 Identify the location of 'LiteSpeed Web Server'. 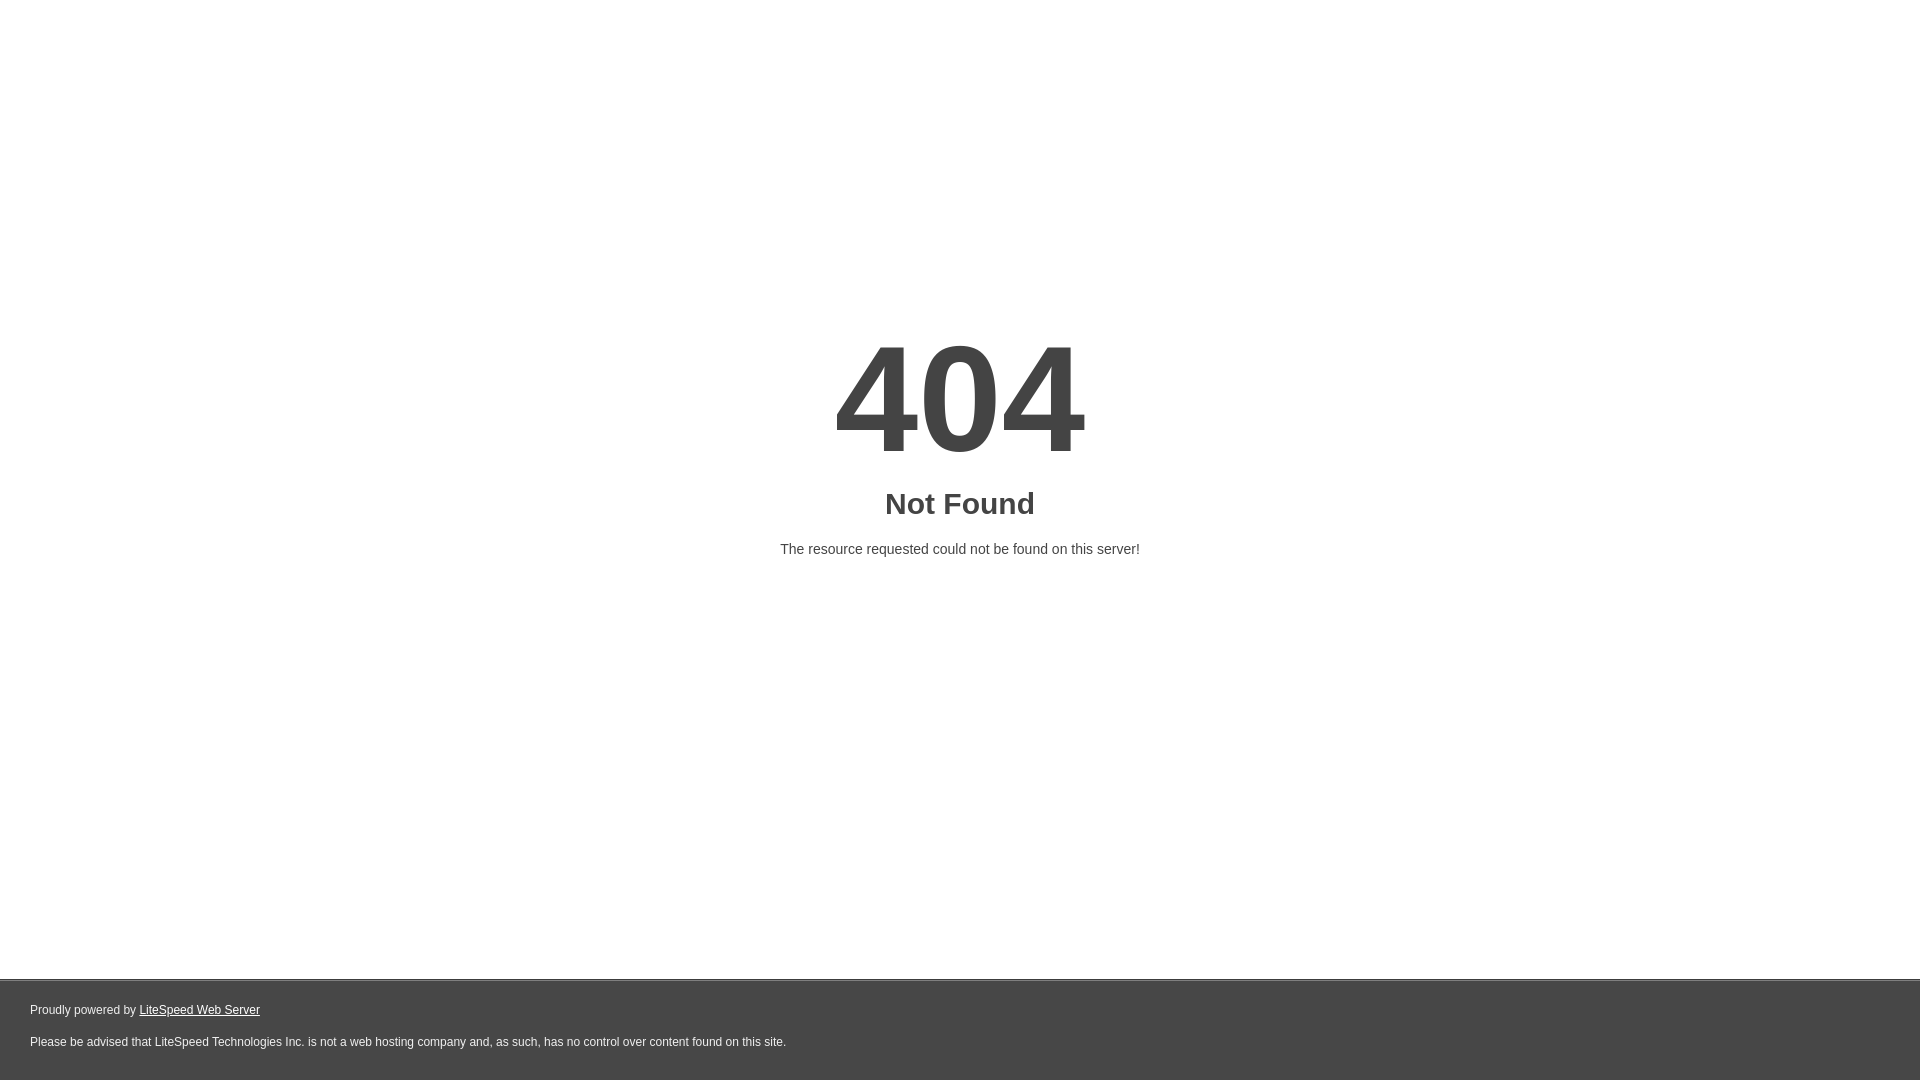
(199, 1010).